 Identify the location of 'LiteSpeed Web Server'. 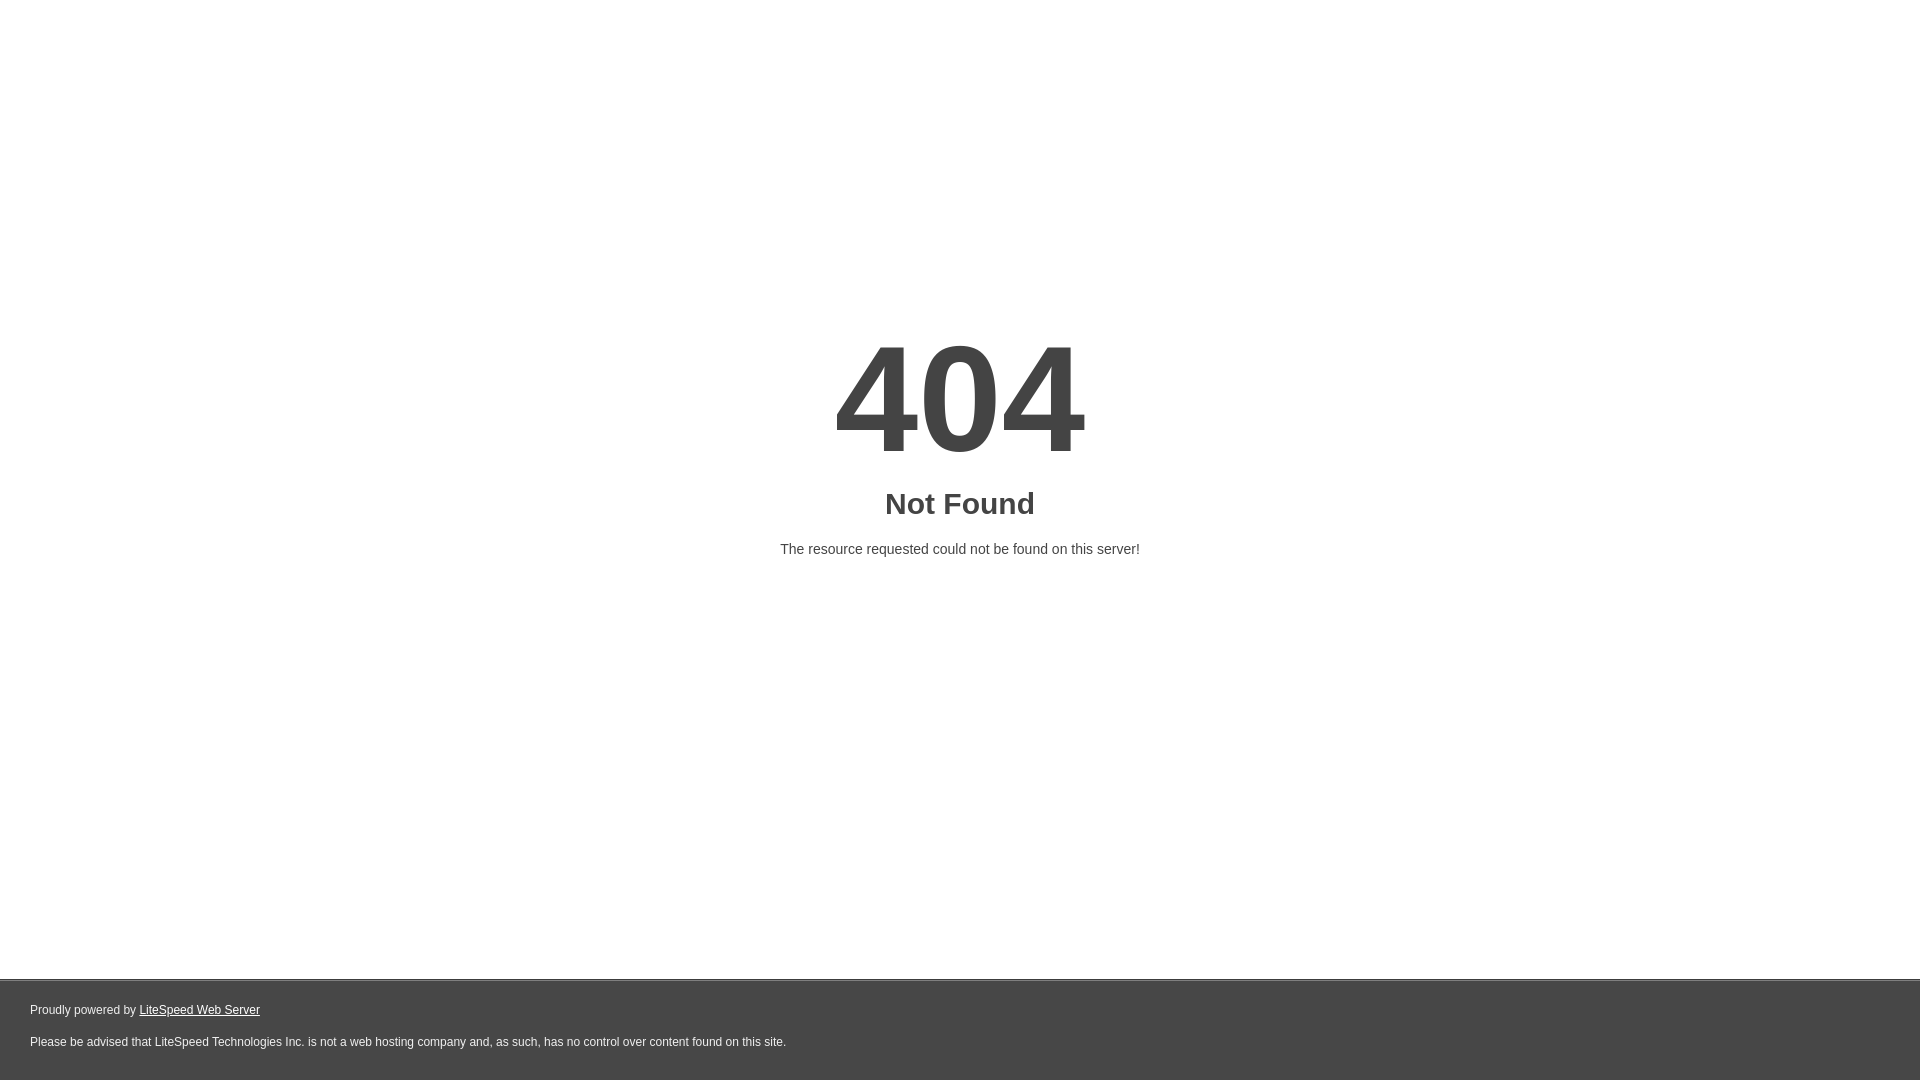
(199, 1010).